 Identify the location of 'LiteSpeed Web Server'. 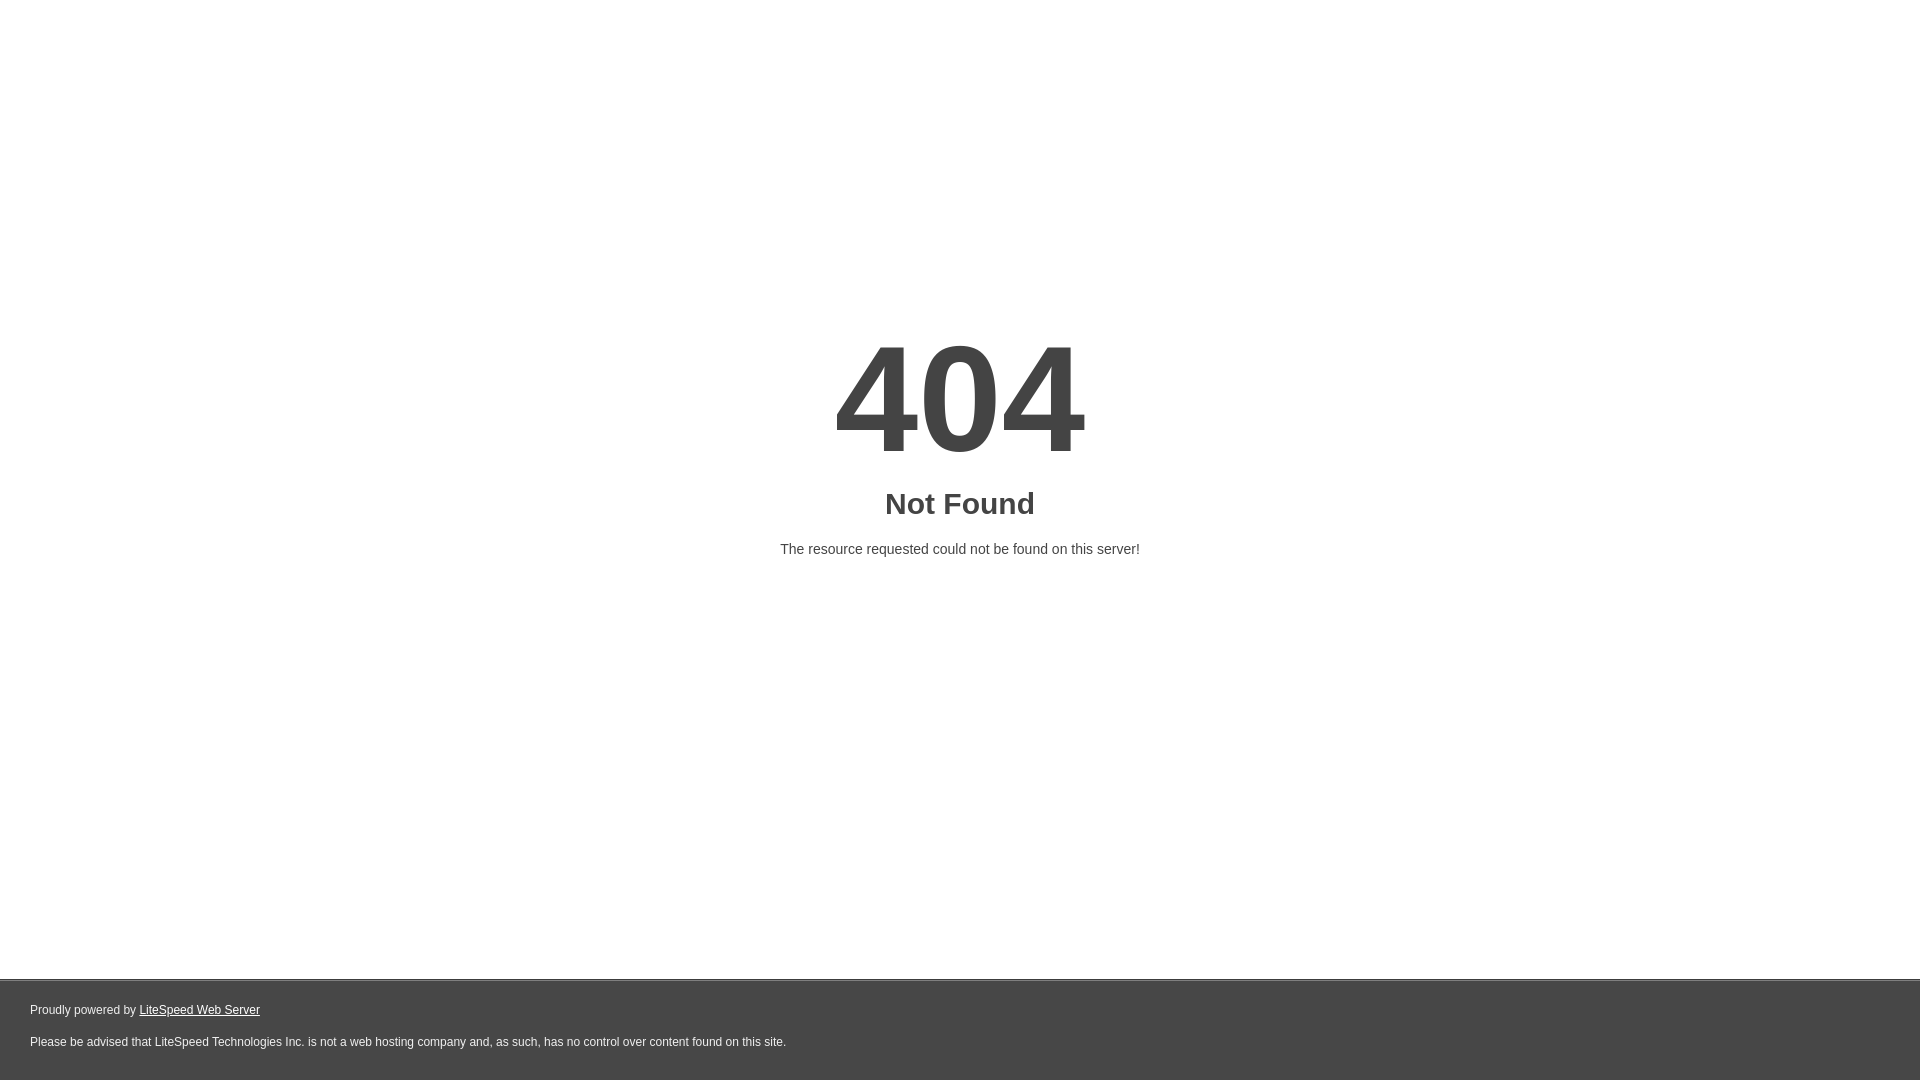
(199, 1010).